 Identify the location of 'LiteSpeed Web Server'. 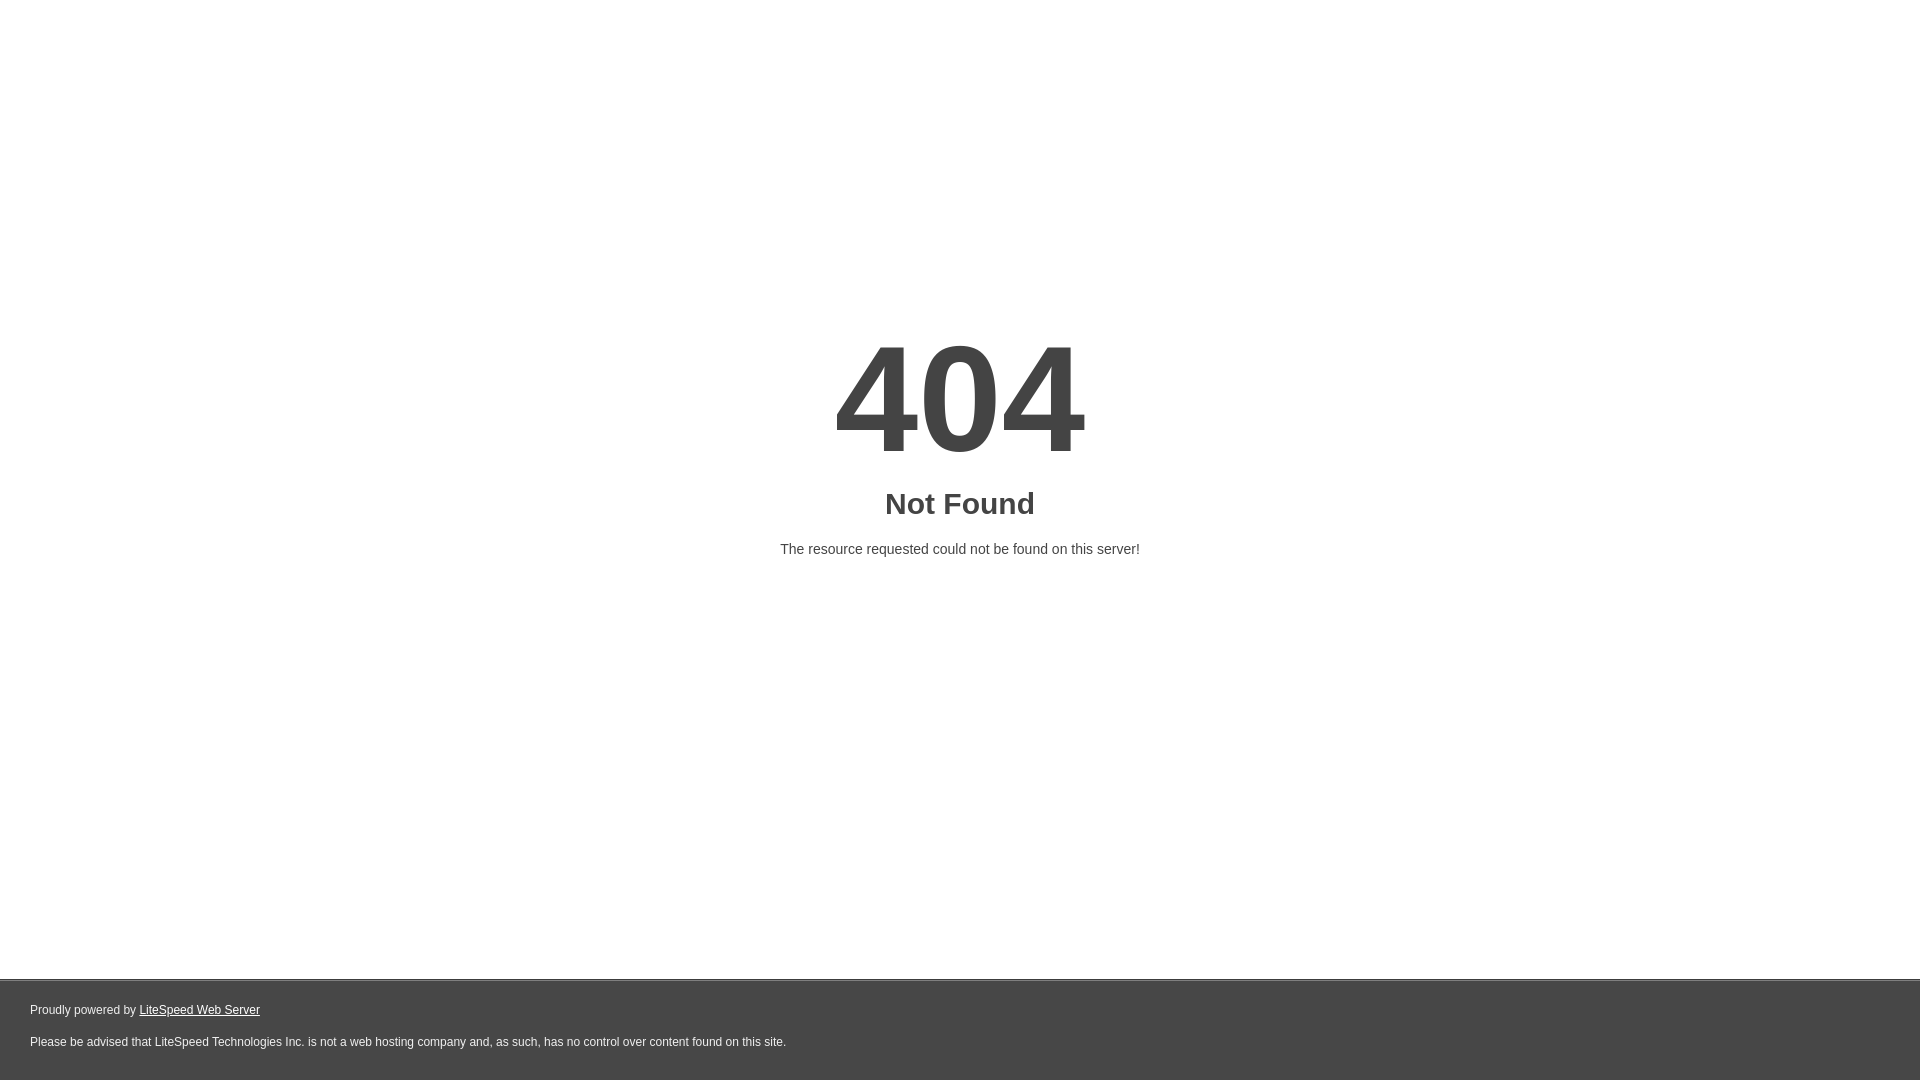
(199, 1010).